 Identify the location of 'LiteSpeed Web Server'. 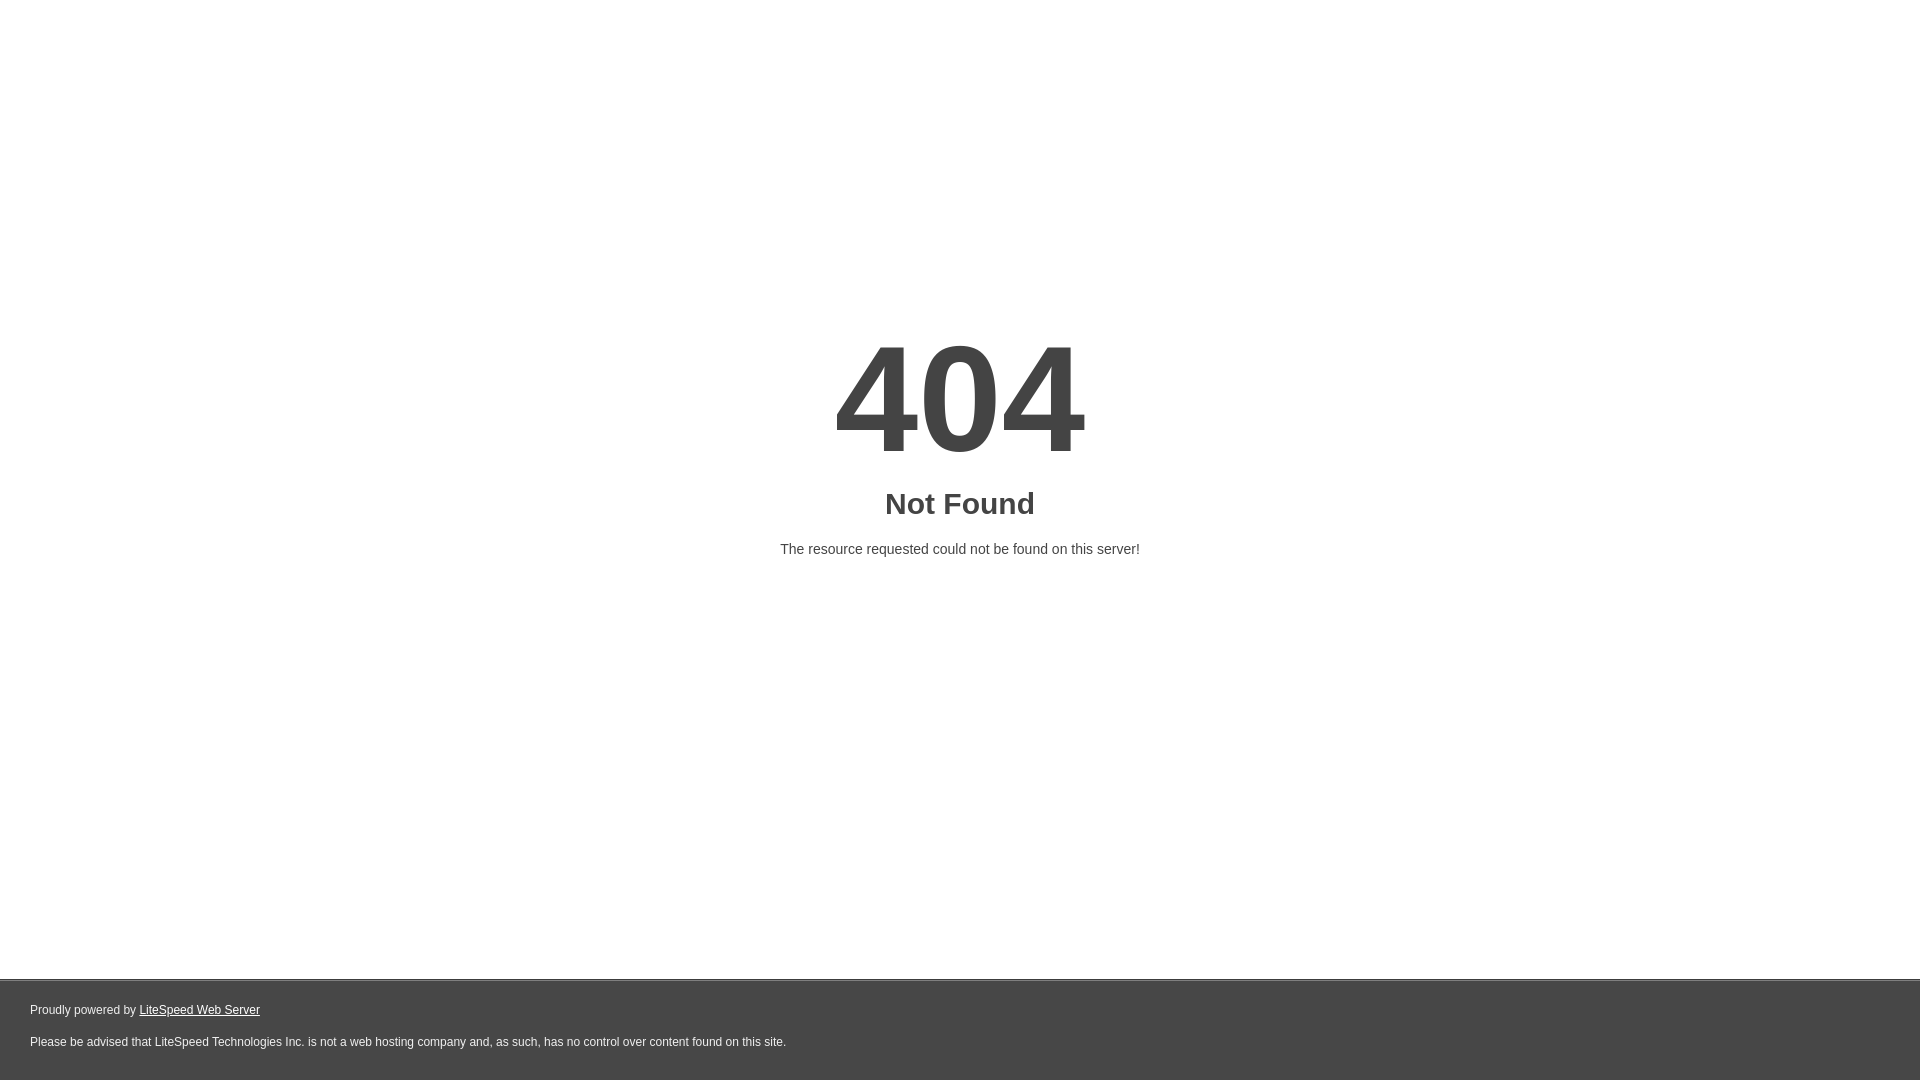
(199, 1010).